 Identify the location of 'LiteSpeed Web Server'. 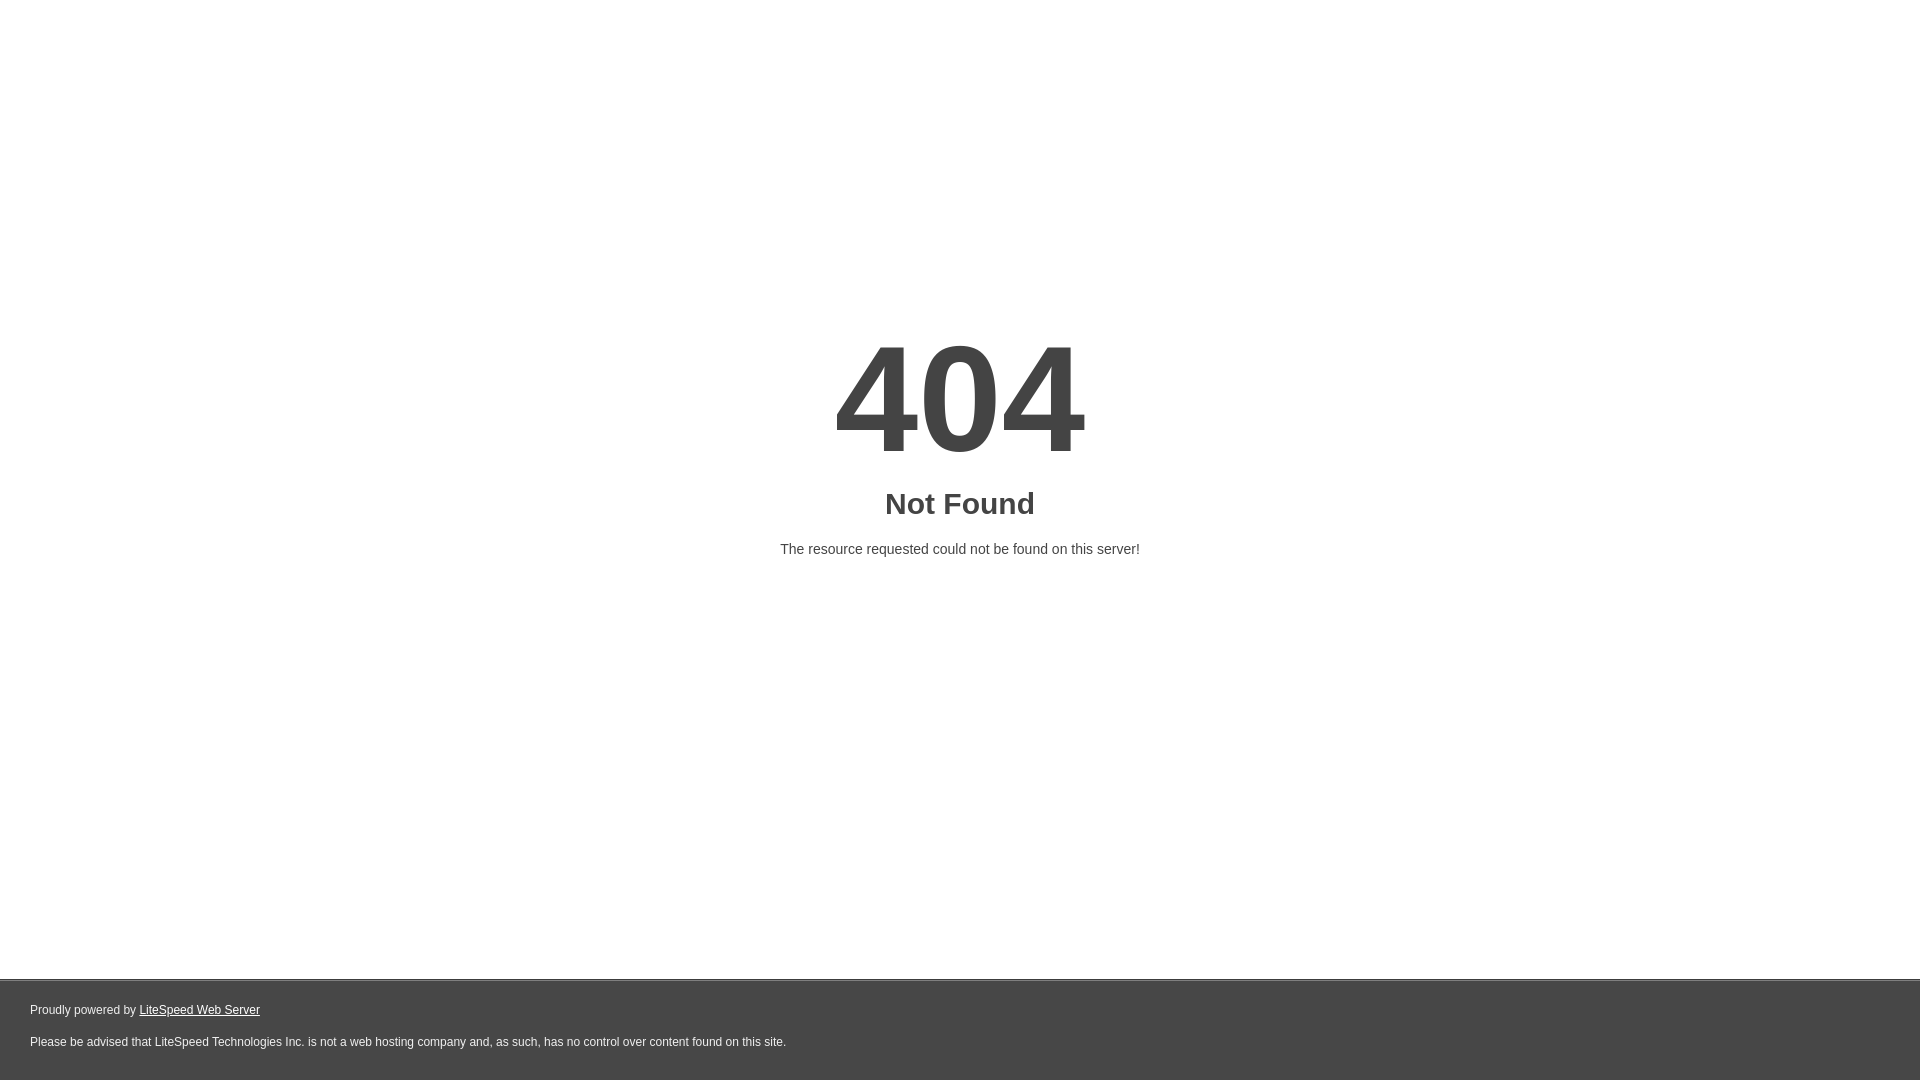
(199, 1010).